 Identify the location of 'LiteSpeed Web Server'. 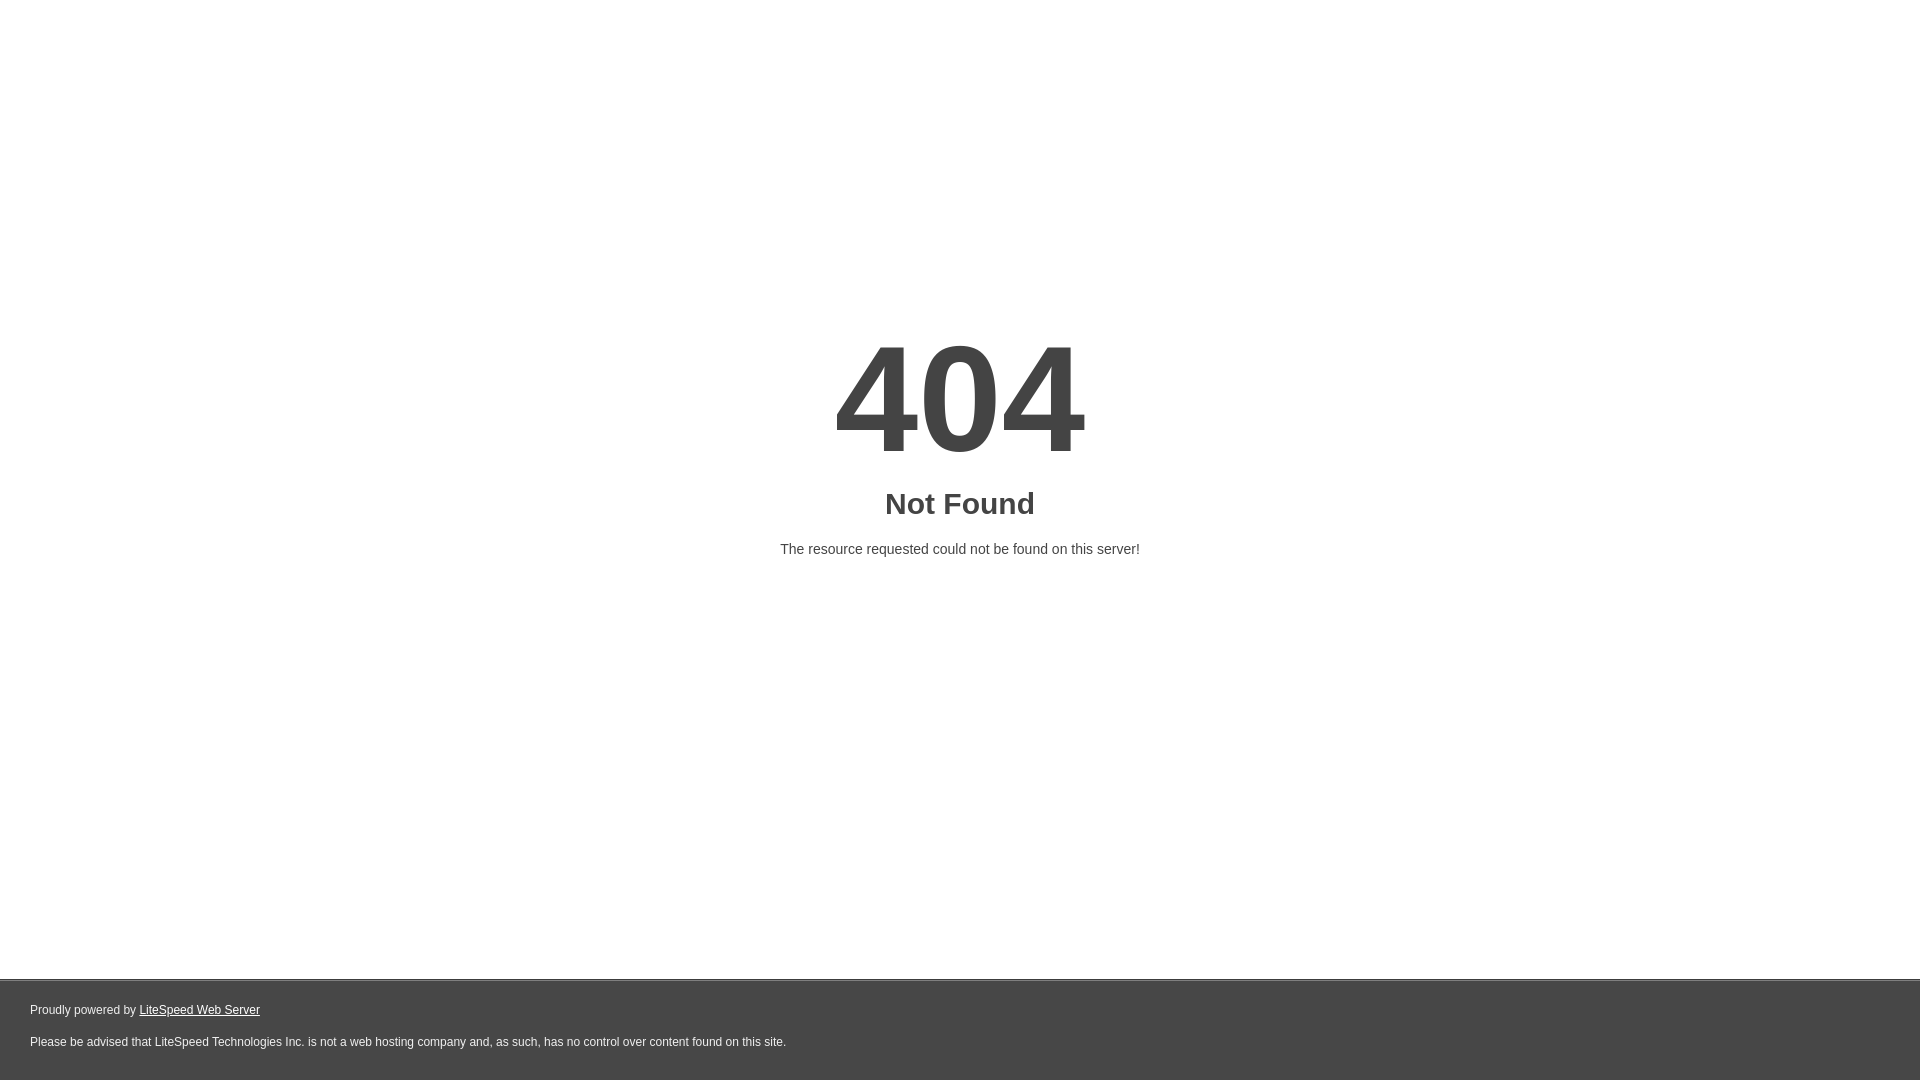
(199, 1010).